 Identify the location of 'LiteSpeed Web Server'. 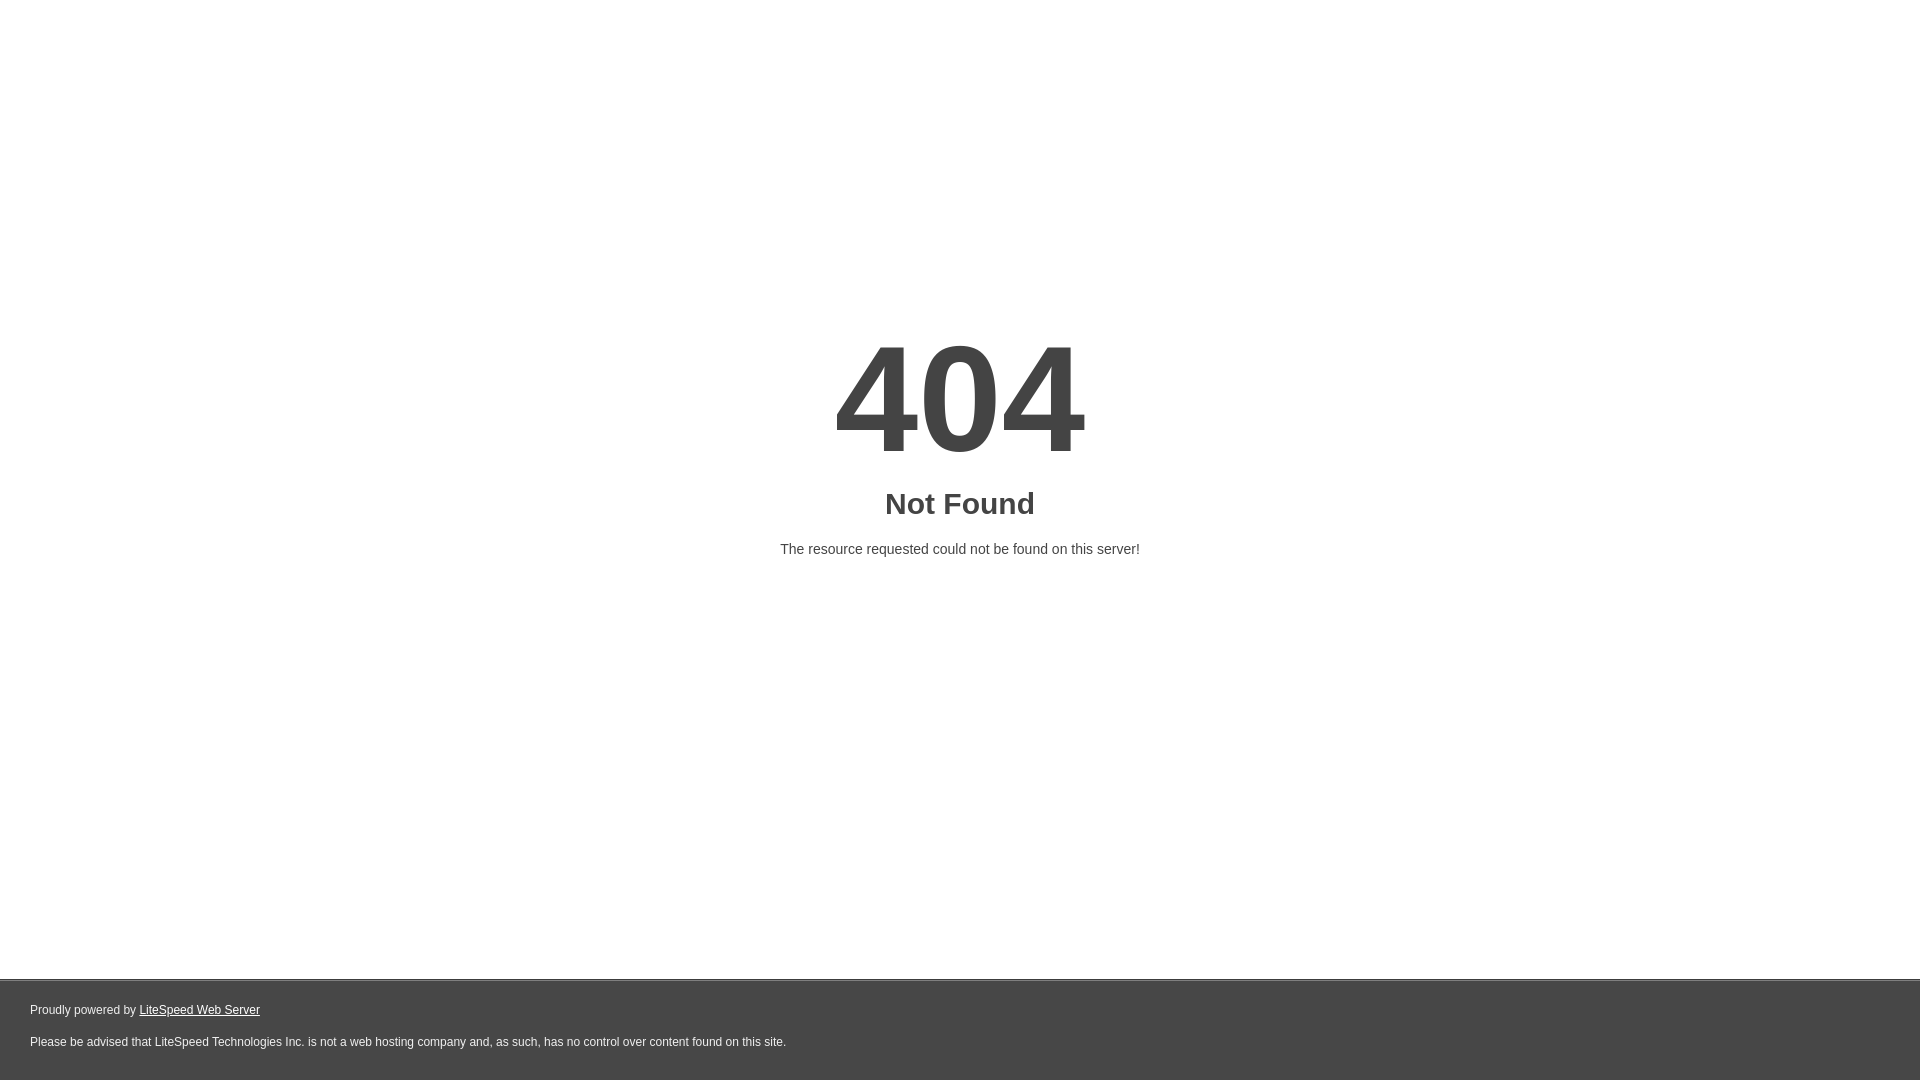
(199, 1010).